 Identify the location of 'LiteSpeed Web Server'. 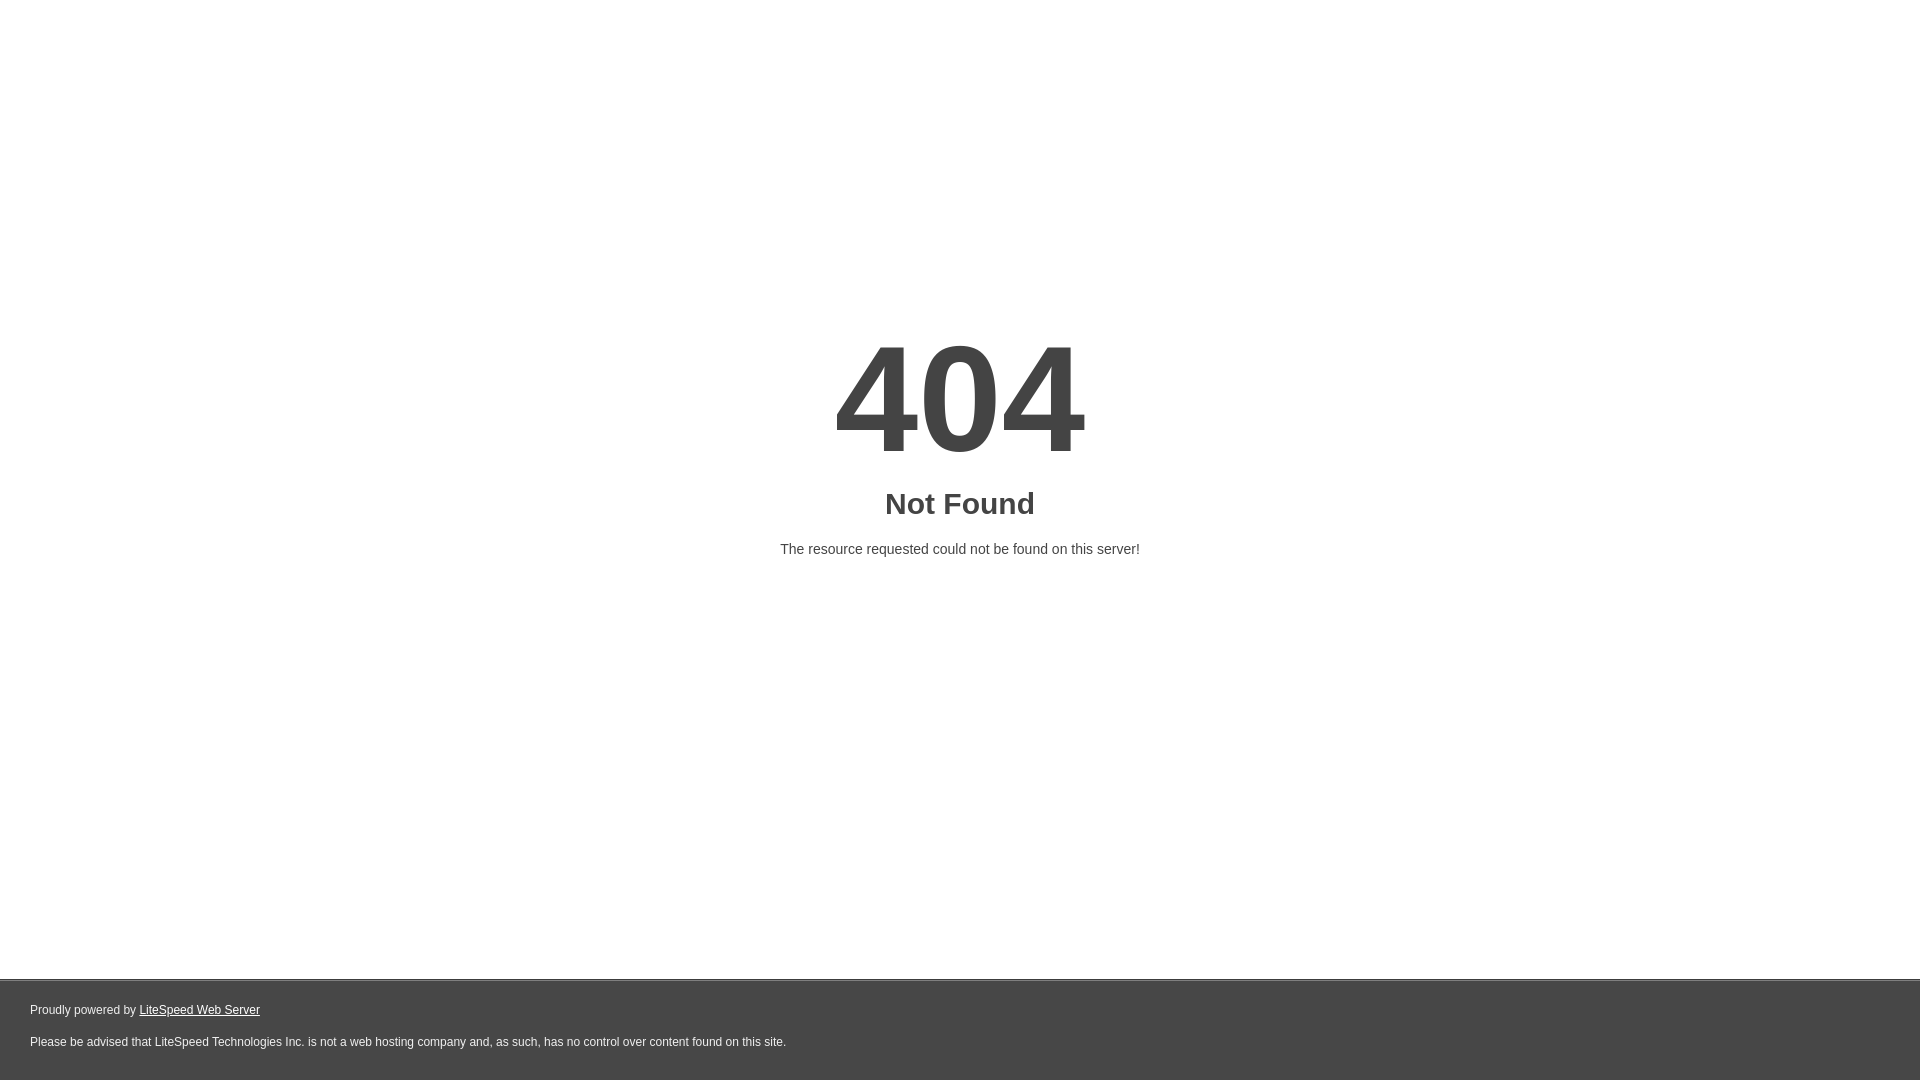
(199, 1010).